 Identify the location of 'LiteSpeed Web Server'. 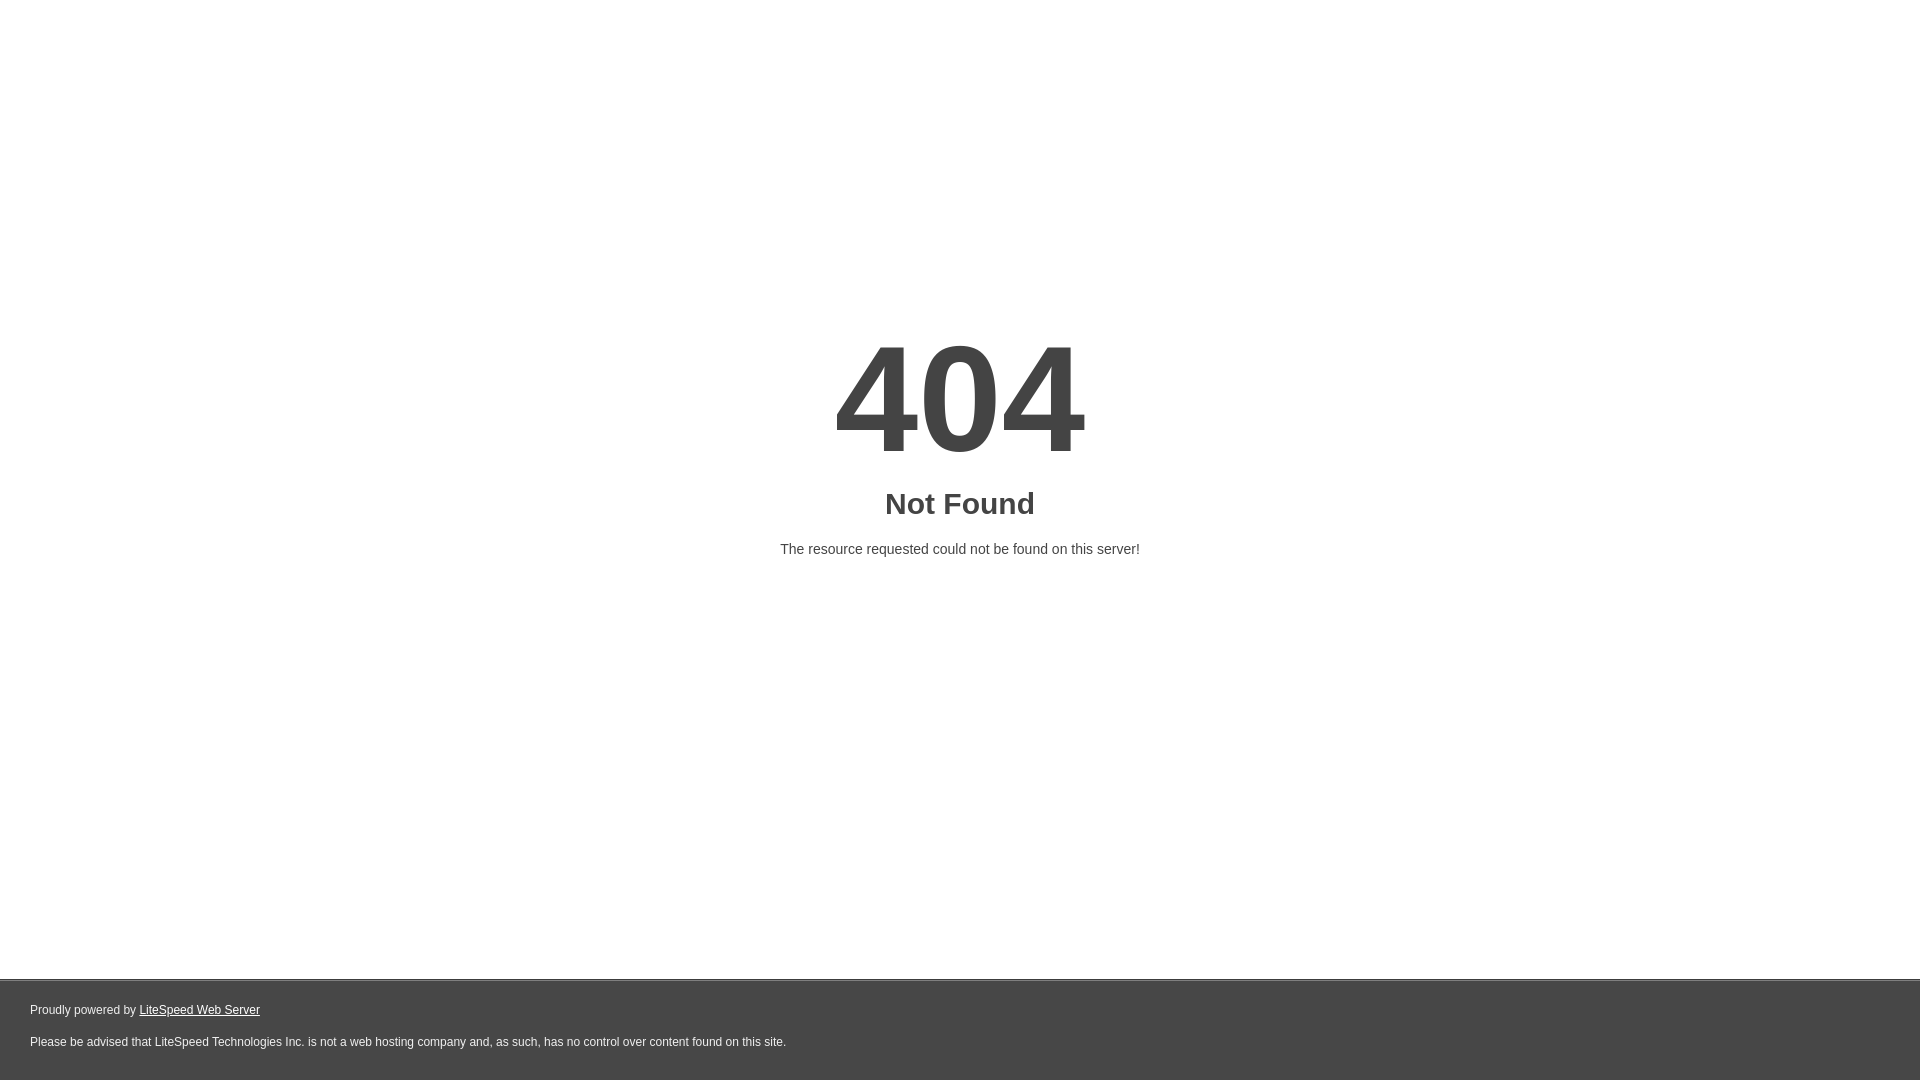
(199, 1010).